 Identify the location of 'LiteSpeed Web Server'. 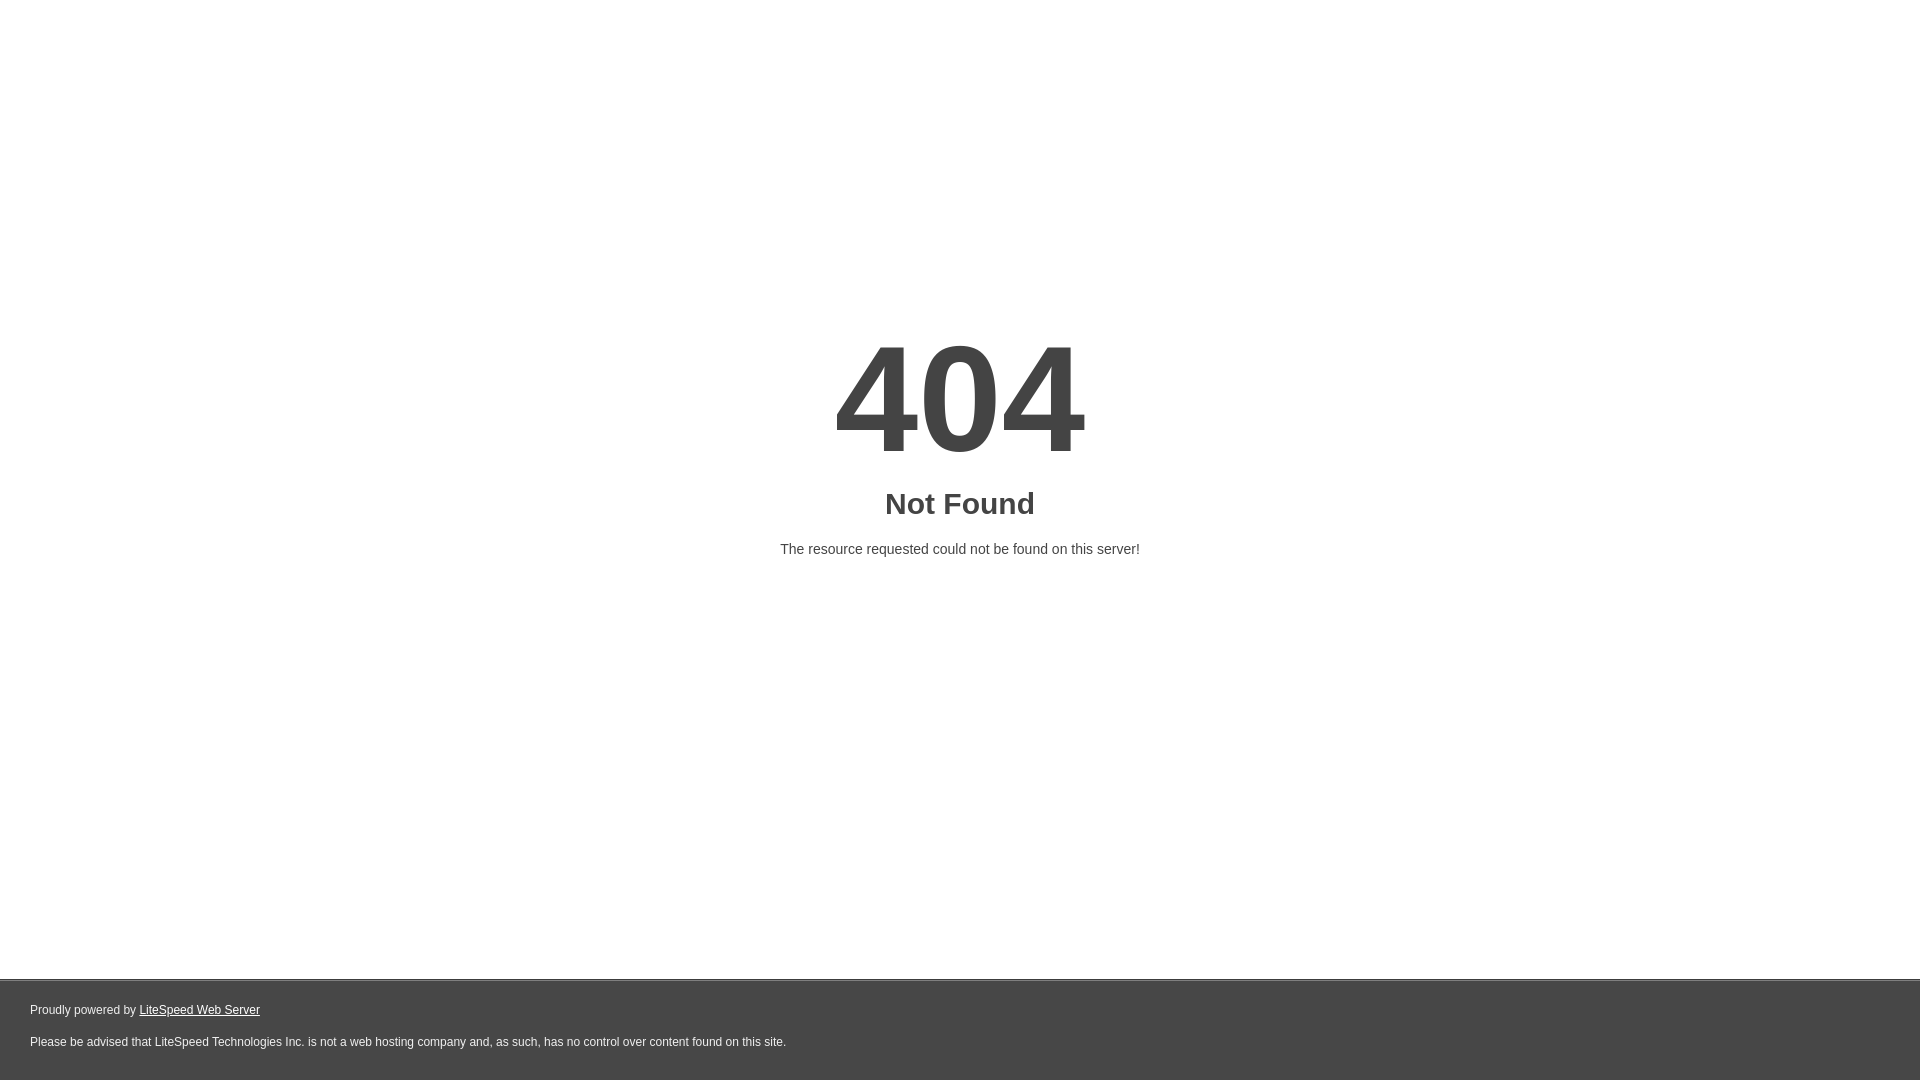
(199, 1010).